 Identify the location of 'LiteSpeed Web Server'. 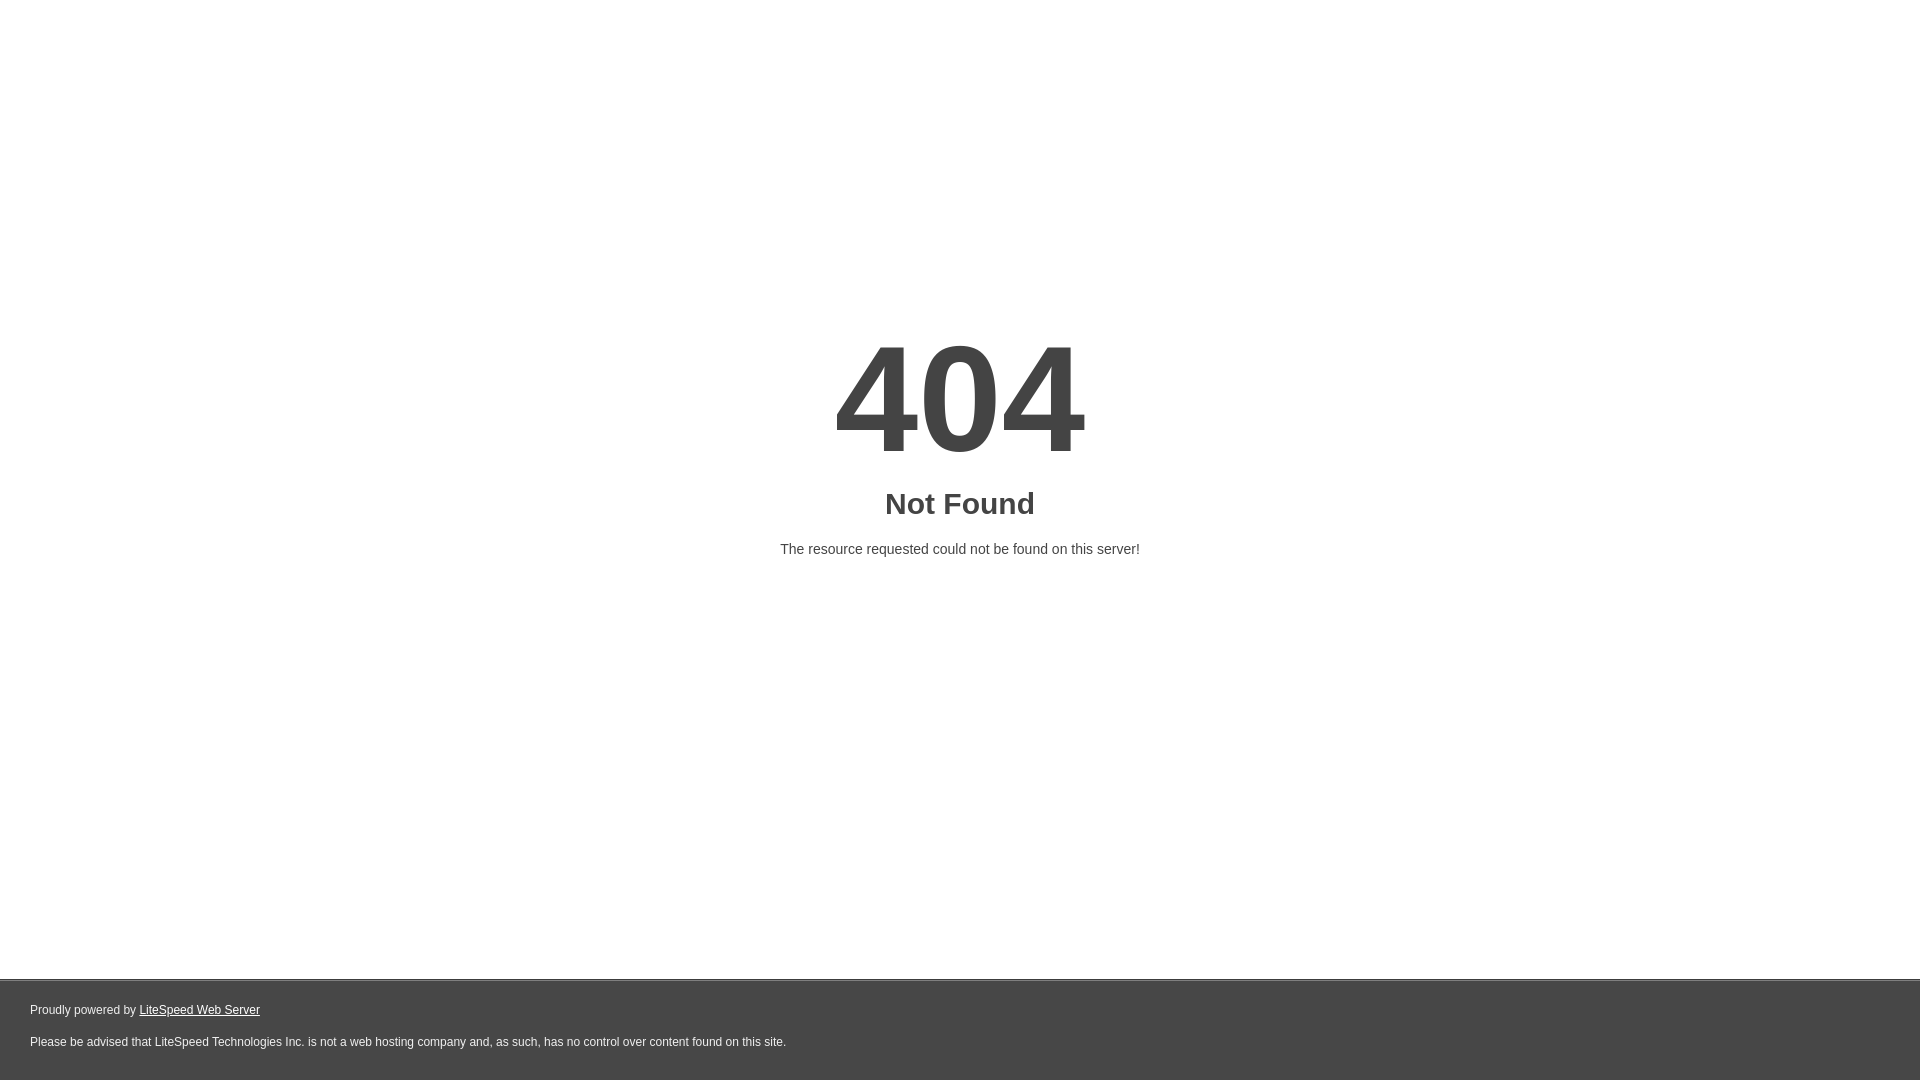
(199, 1010).